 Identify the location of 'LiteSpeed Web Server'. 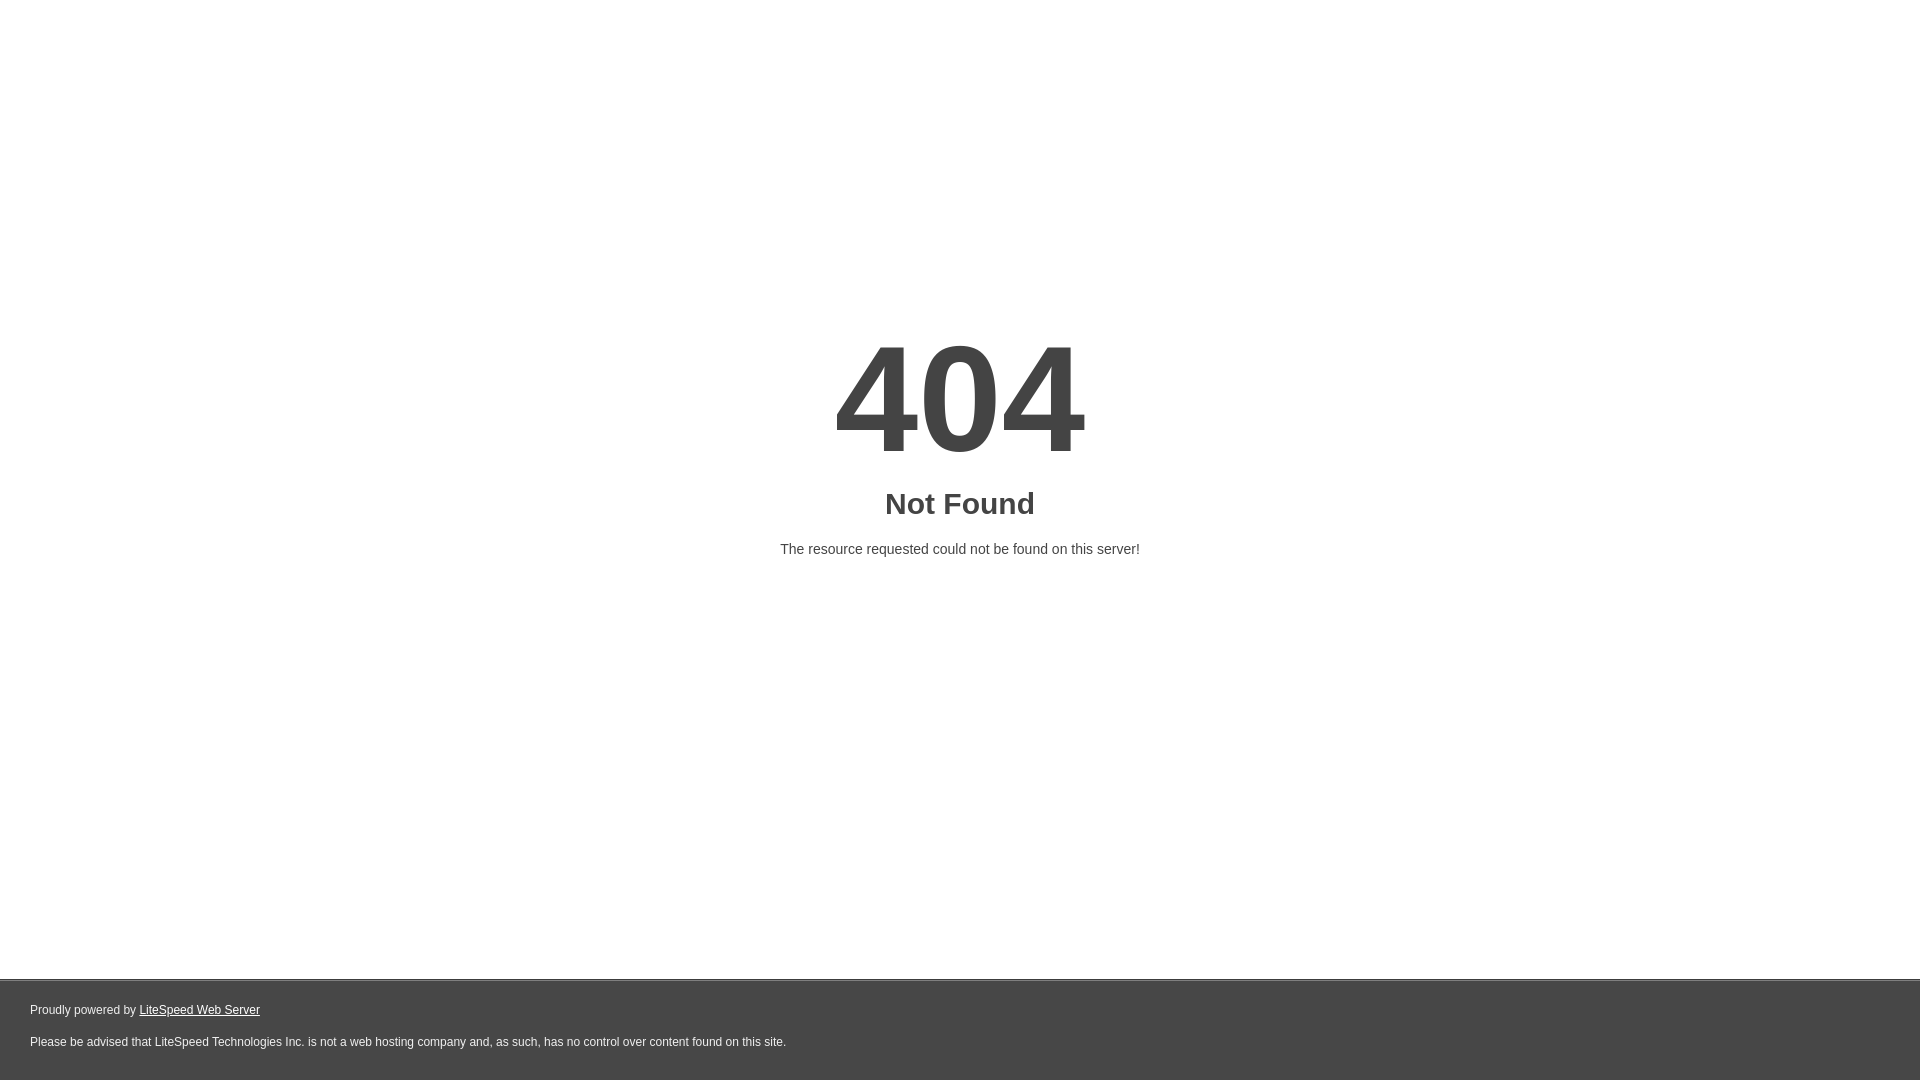
(199, 1010).